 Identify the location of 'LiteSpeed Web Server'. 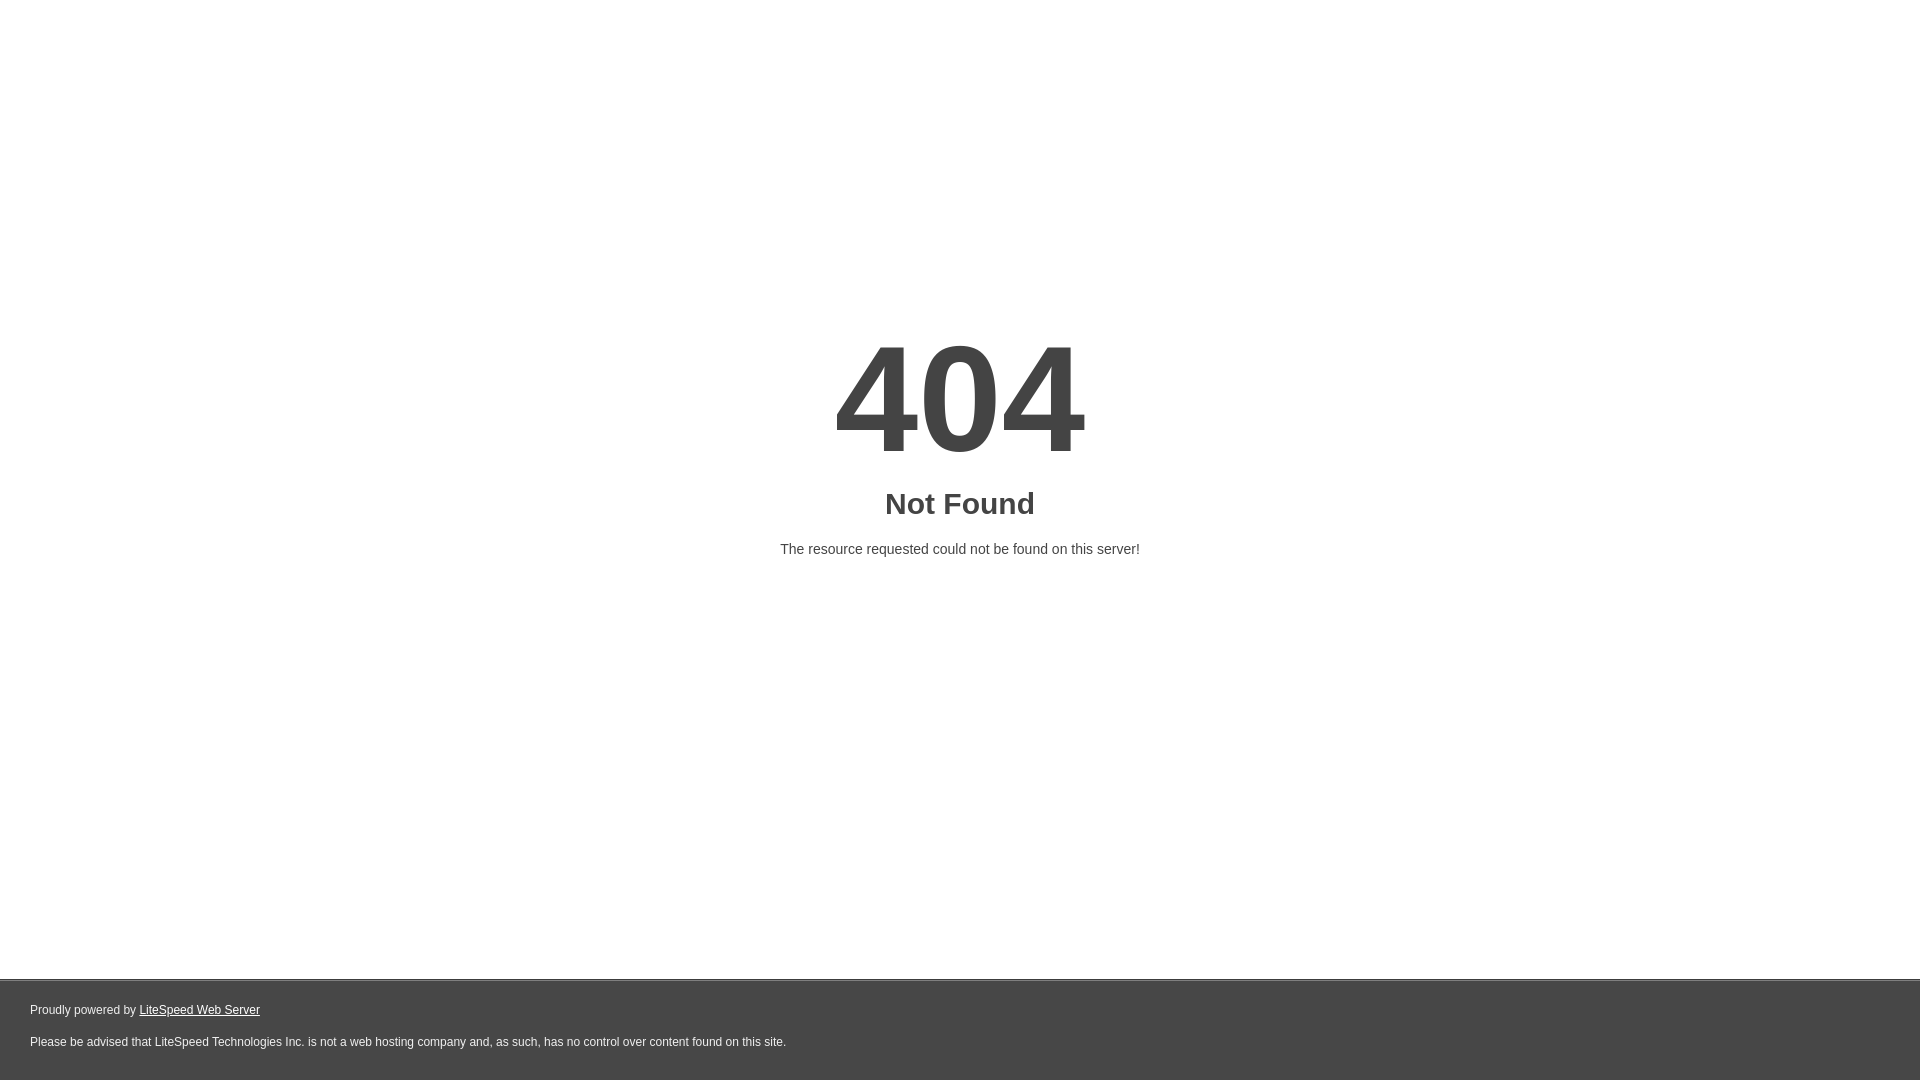
(199, 1010).